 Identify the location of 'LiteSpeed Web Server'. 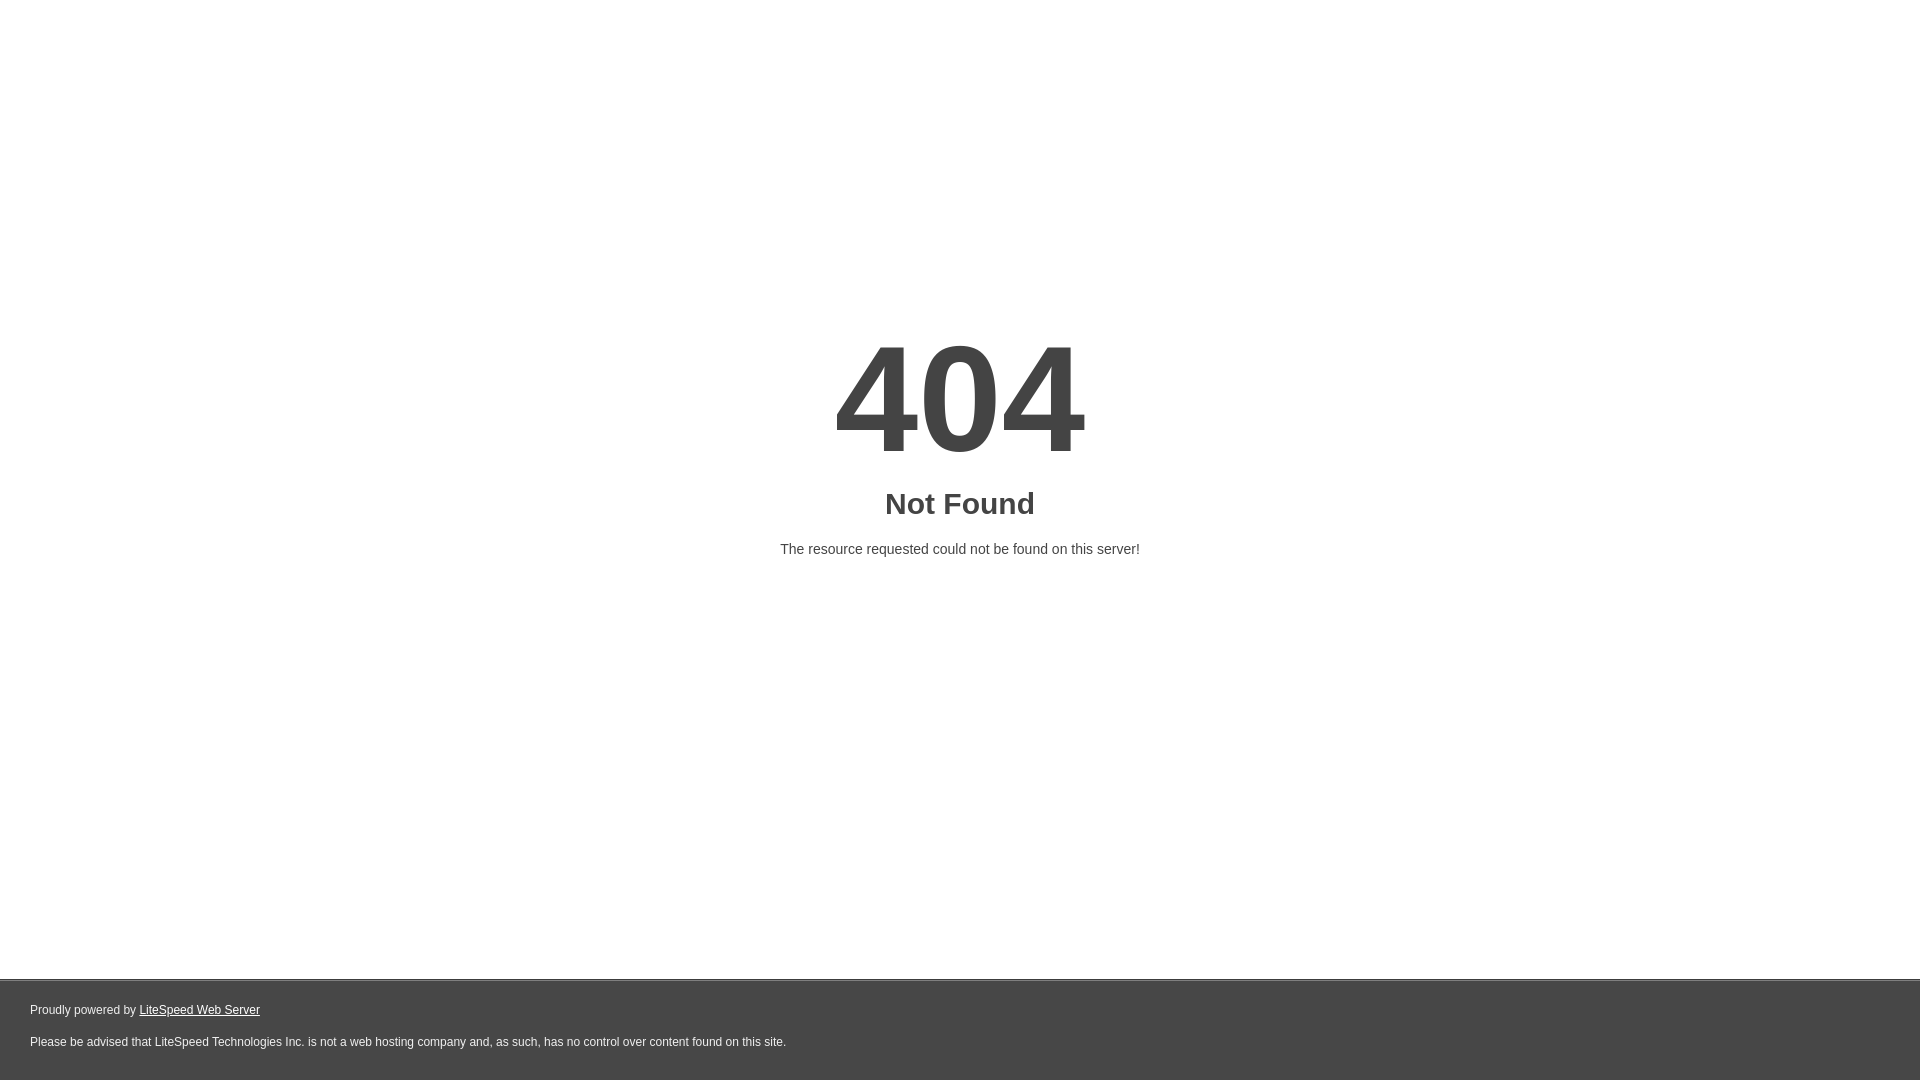
(199, 1010).